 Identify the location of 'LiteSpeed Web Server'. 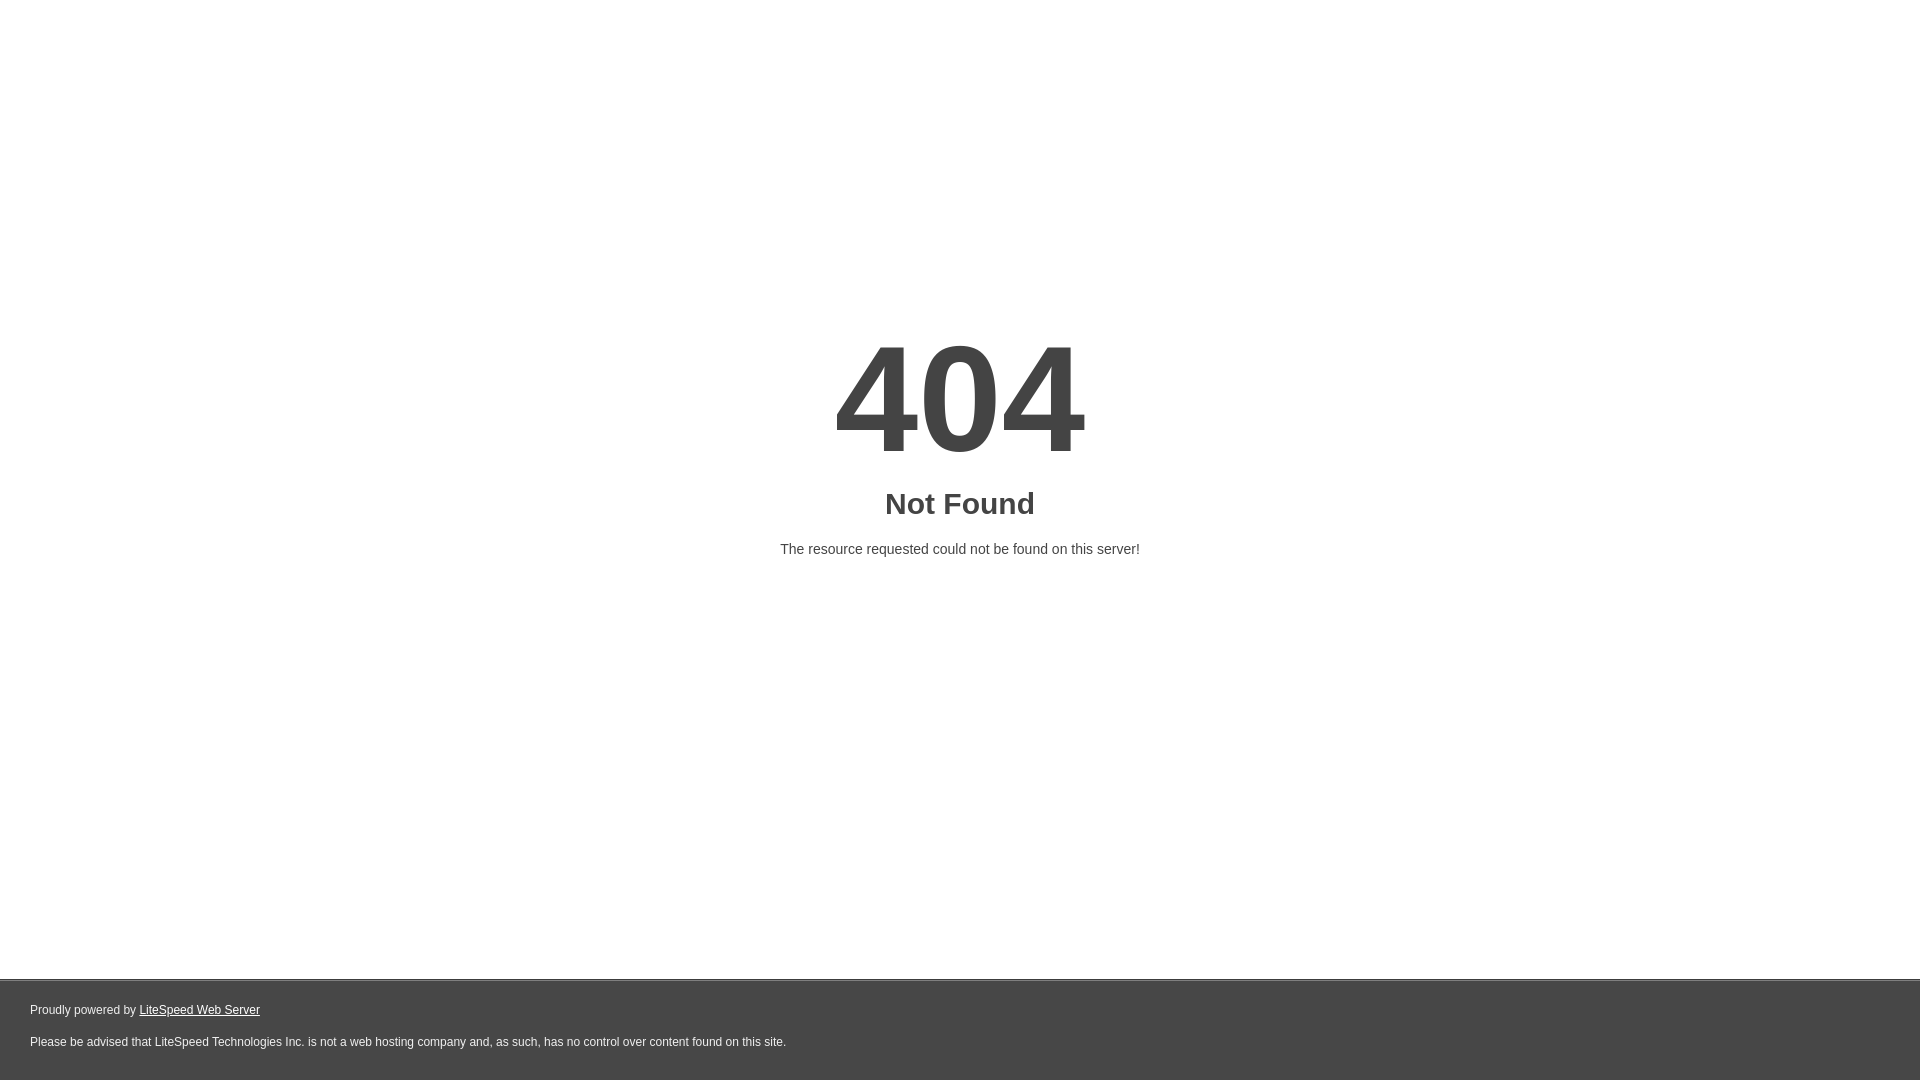
(199, 1010).